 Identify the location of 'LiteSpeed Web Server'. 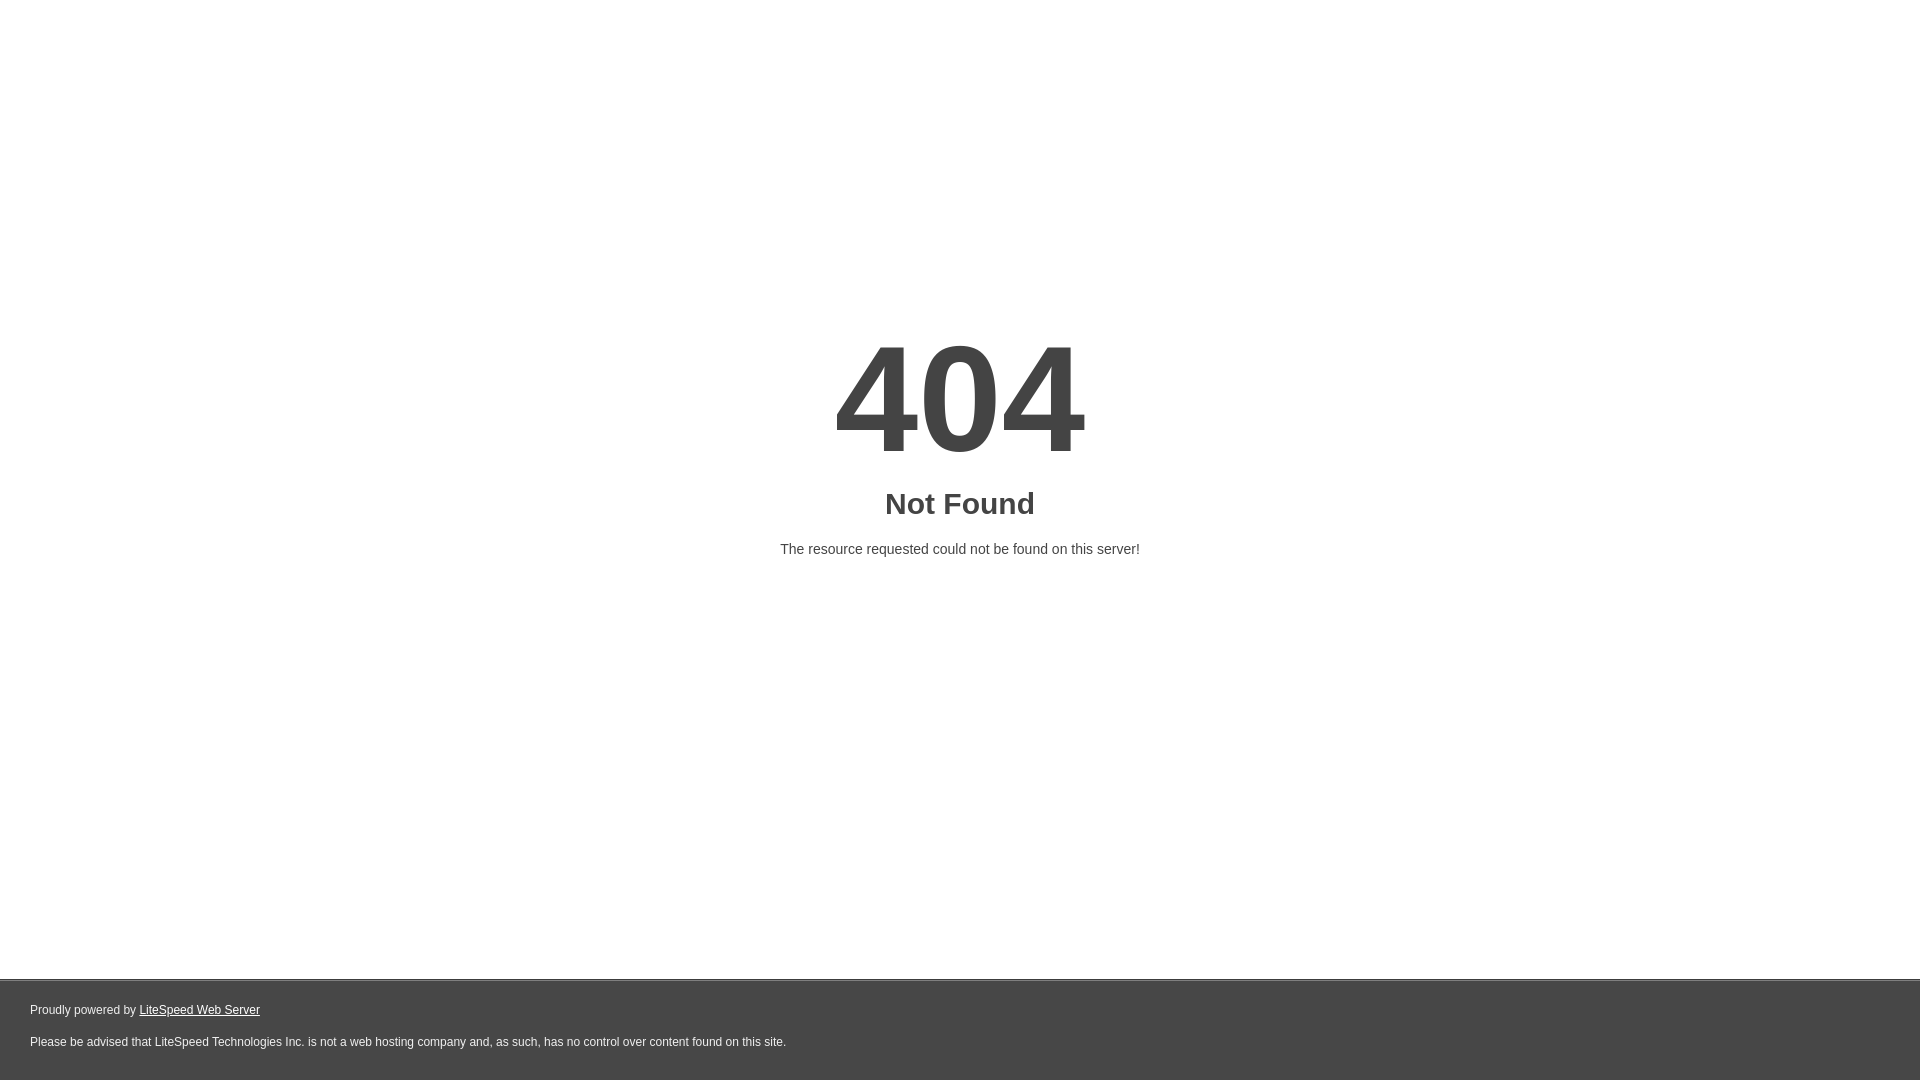
(199, 1010).